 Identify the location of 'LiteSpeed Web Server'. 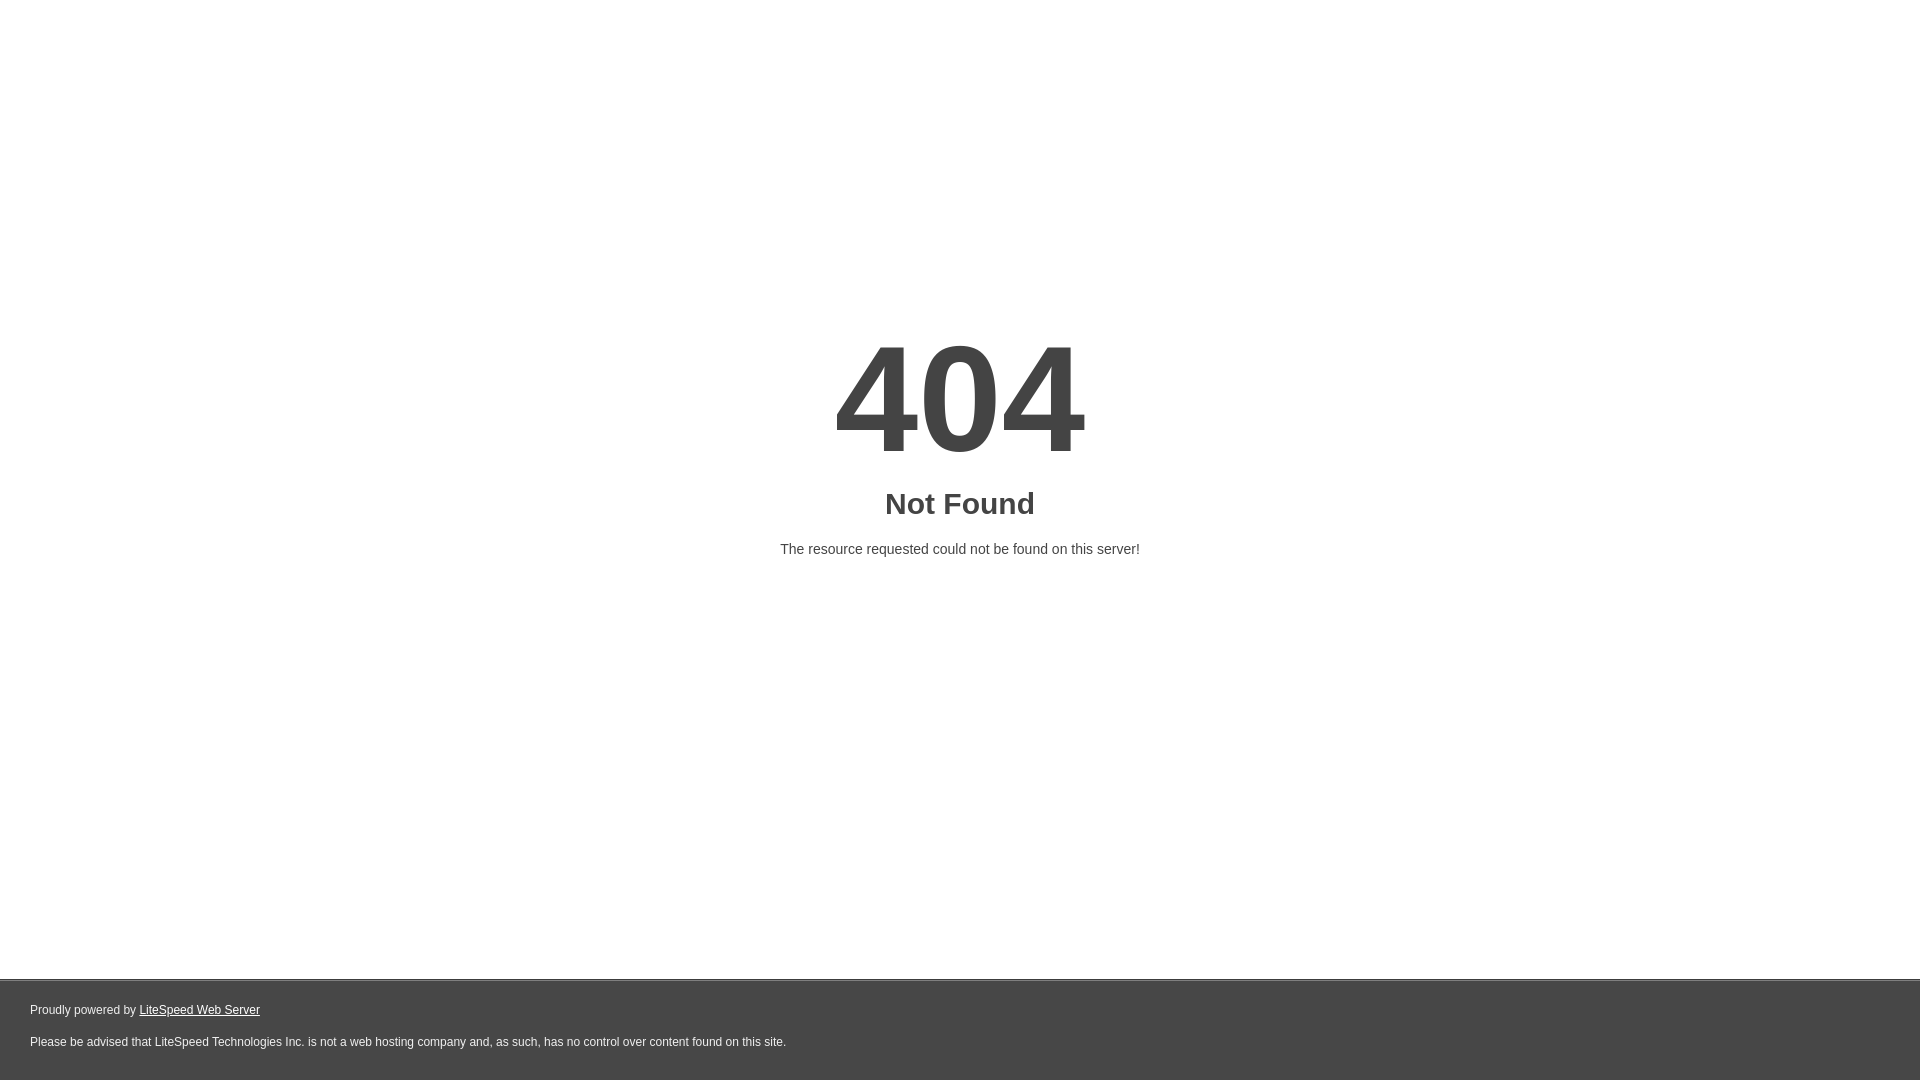
(199, 1010).